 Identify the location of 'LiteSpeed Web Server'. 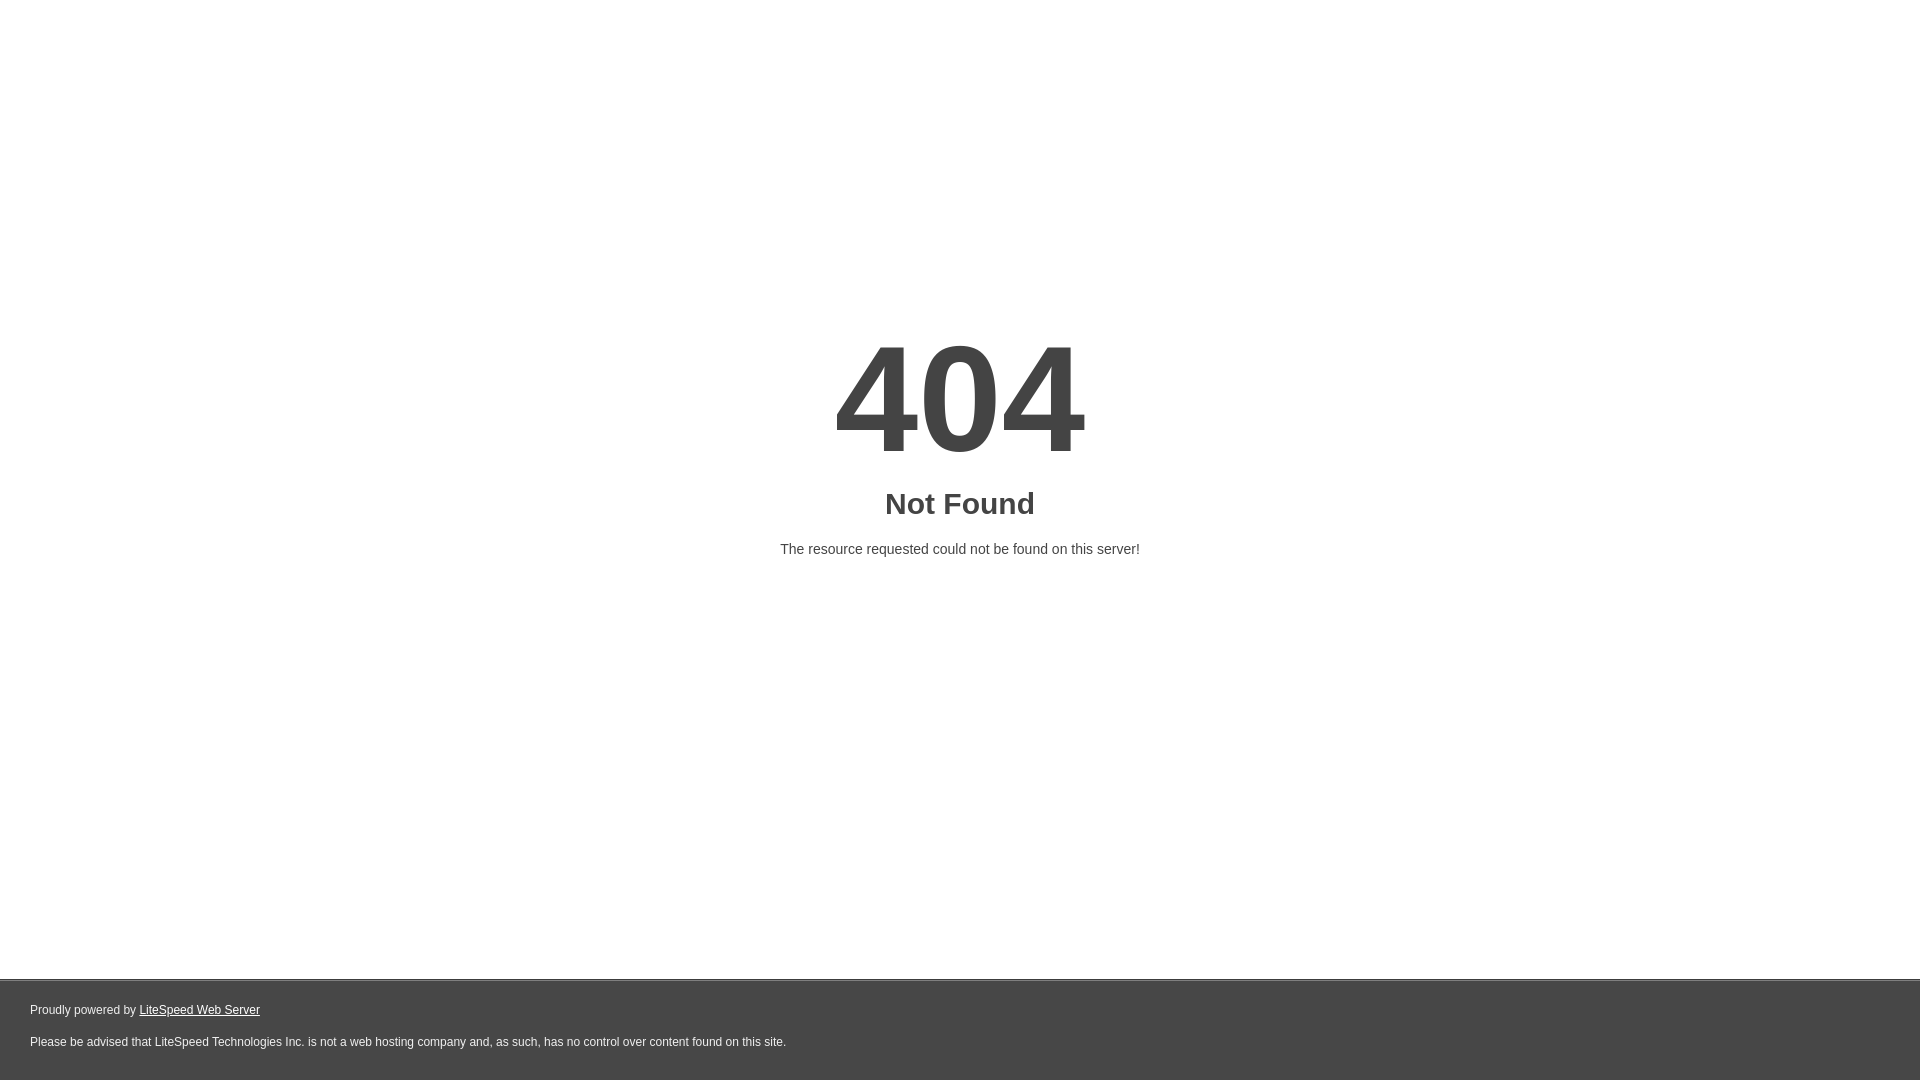
(199, 1010).